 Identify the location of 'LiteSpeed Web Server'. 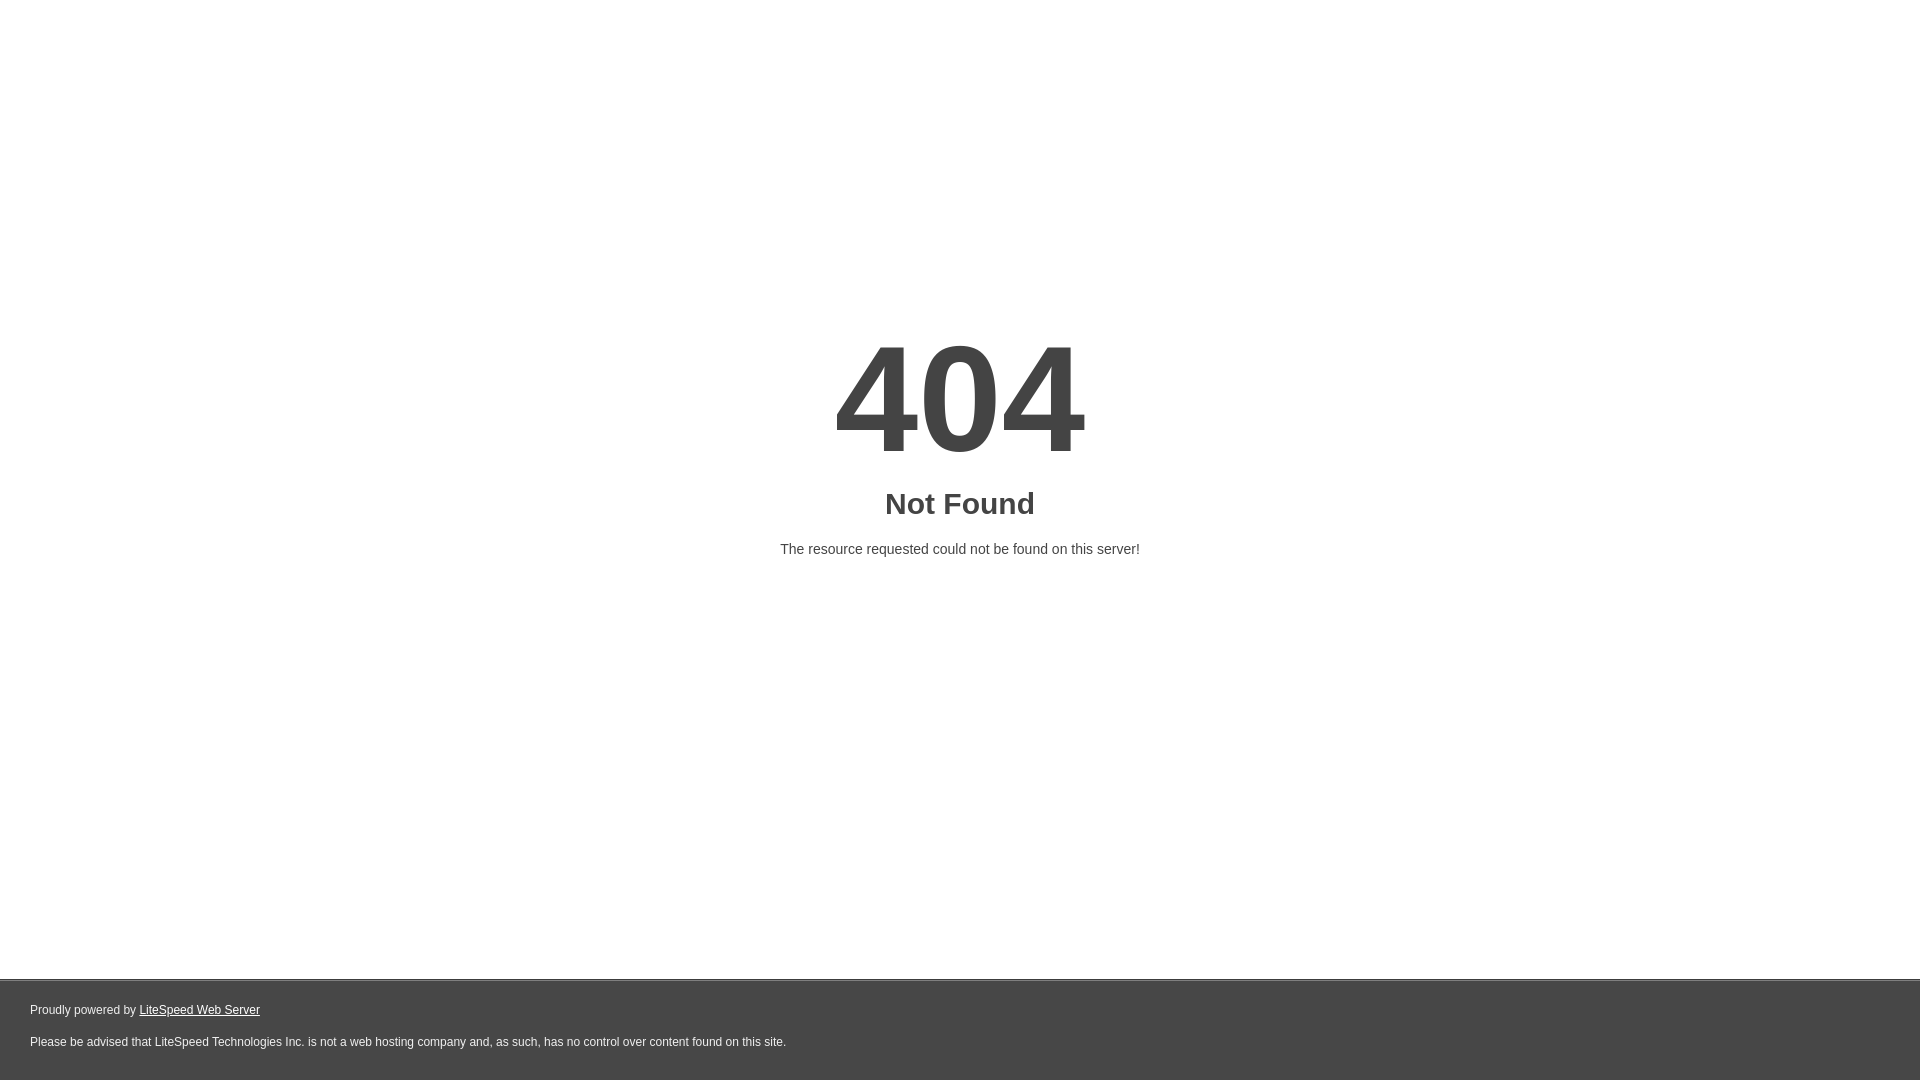
(199, 1010).